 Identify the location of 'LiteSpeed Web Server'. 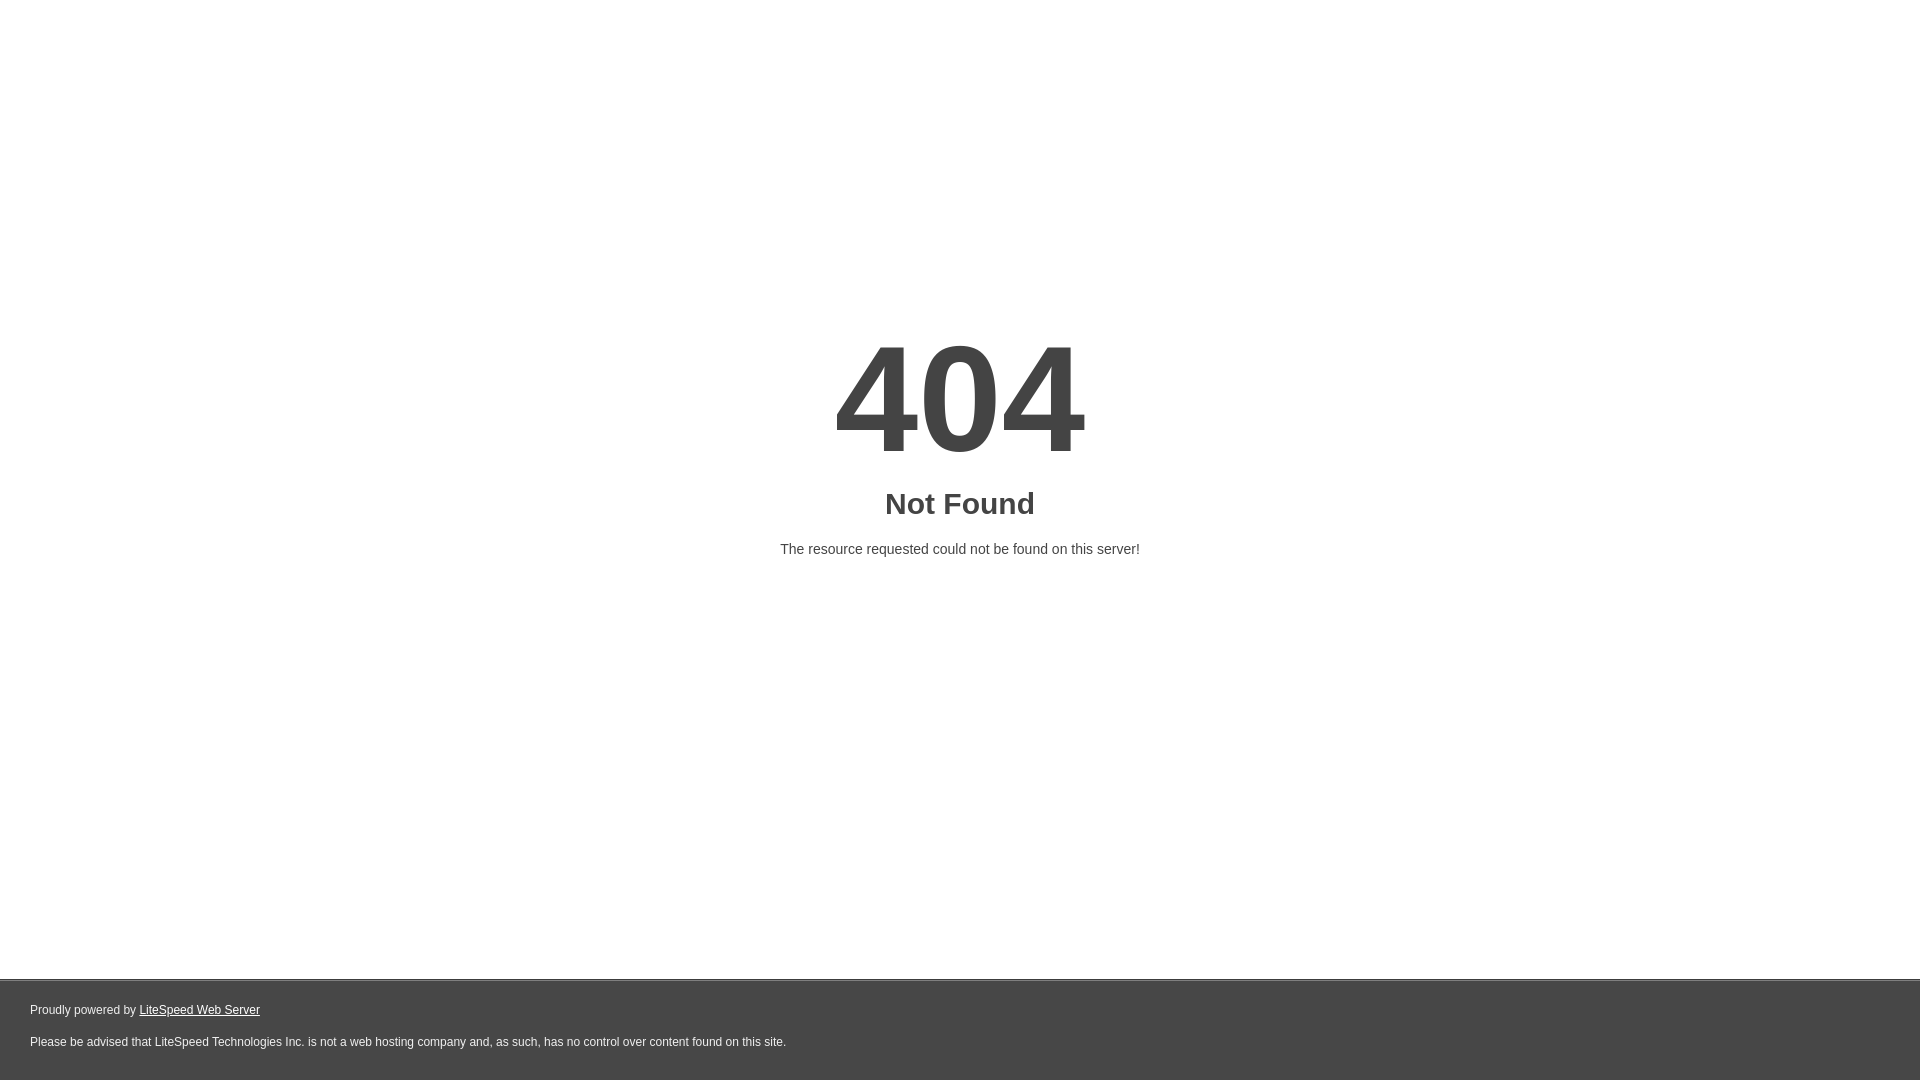
(199, 1010).